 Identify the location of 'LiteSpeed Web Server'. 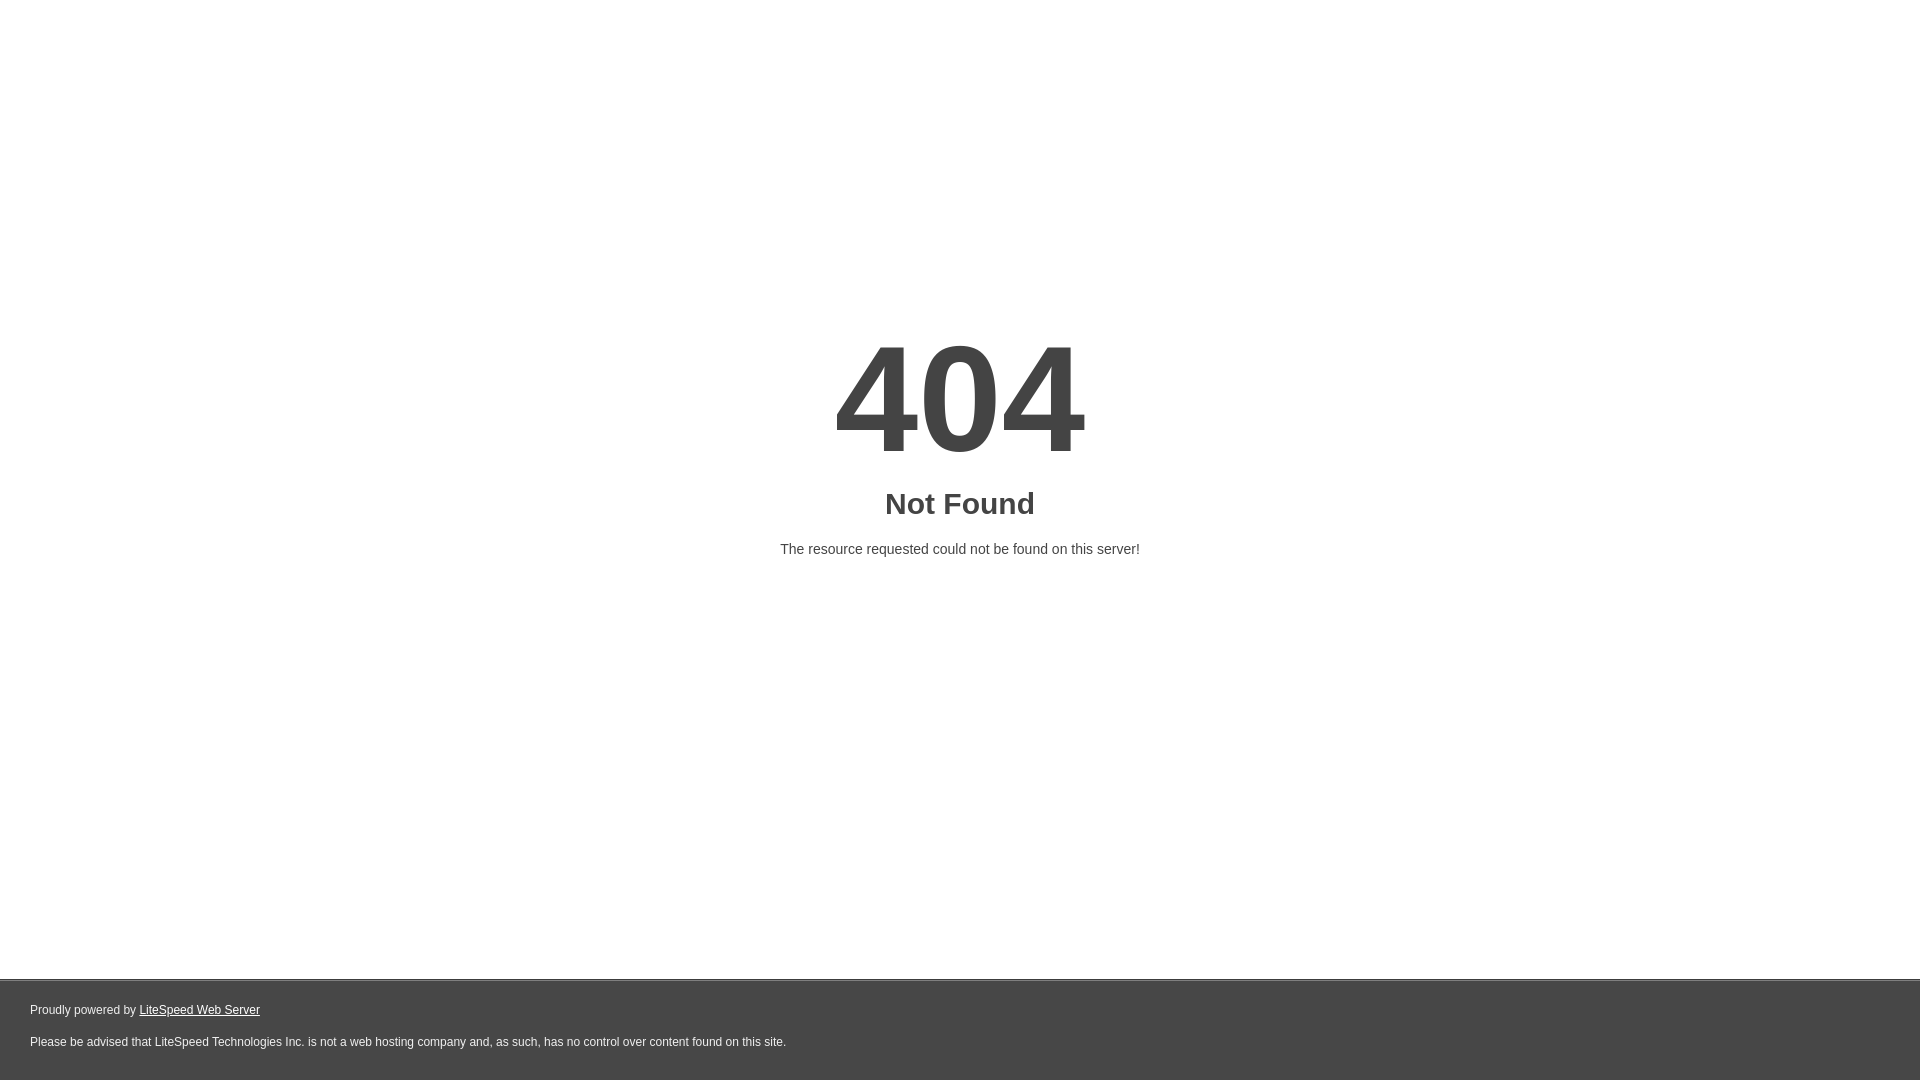
(199, 1010).